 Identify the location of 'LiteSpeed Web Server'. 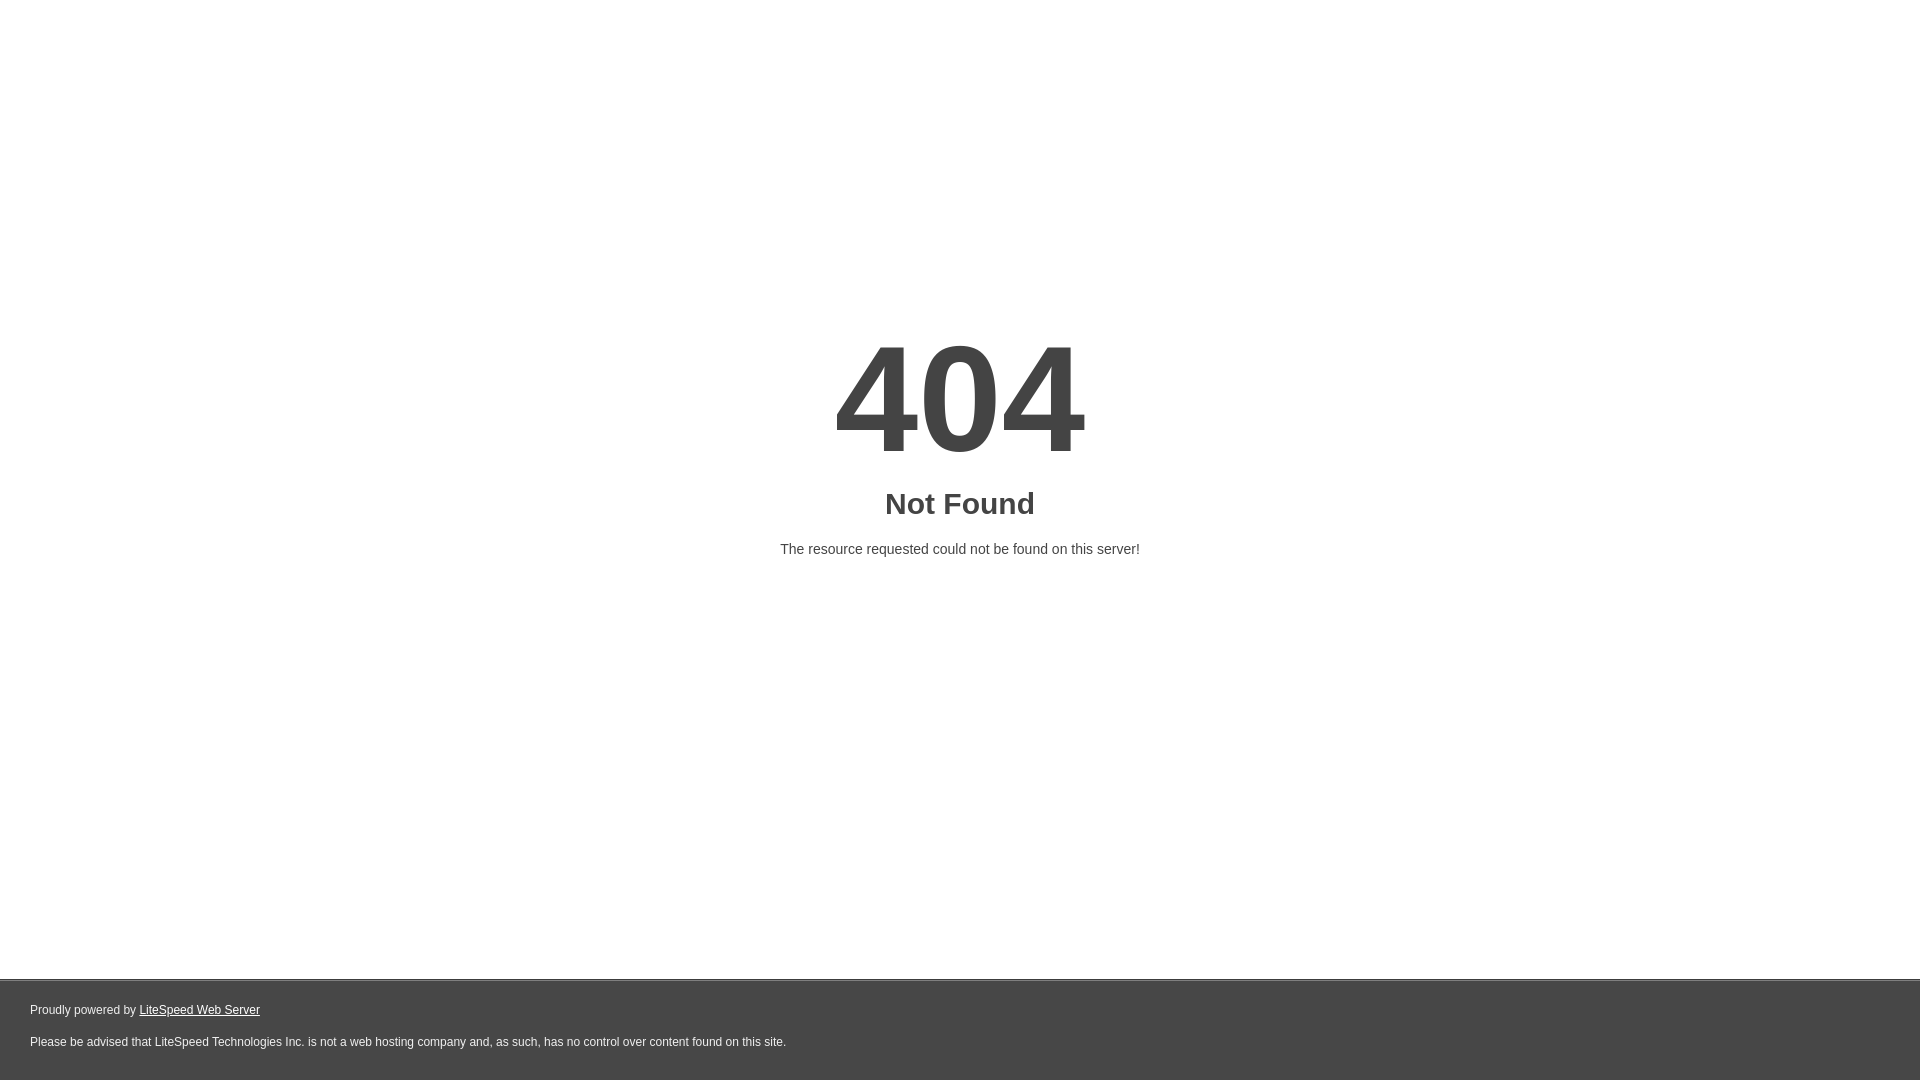
(199, 1010).